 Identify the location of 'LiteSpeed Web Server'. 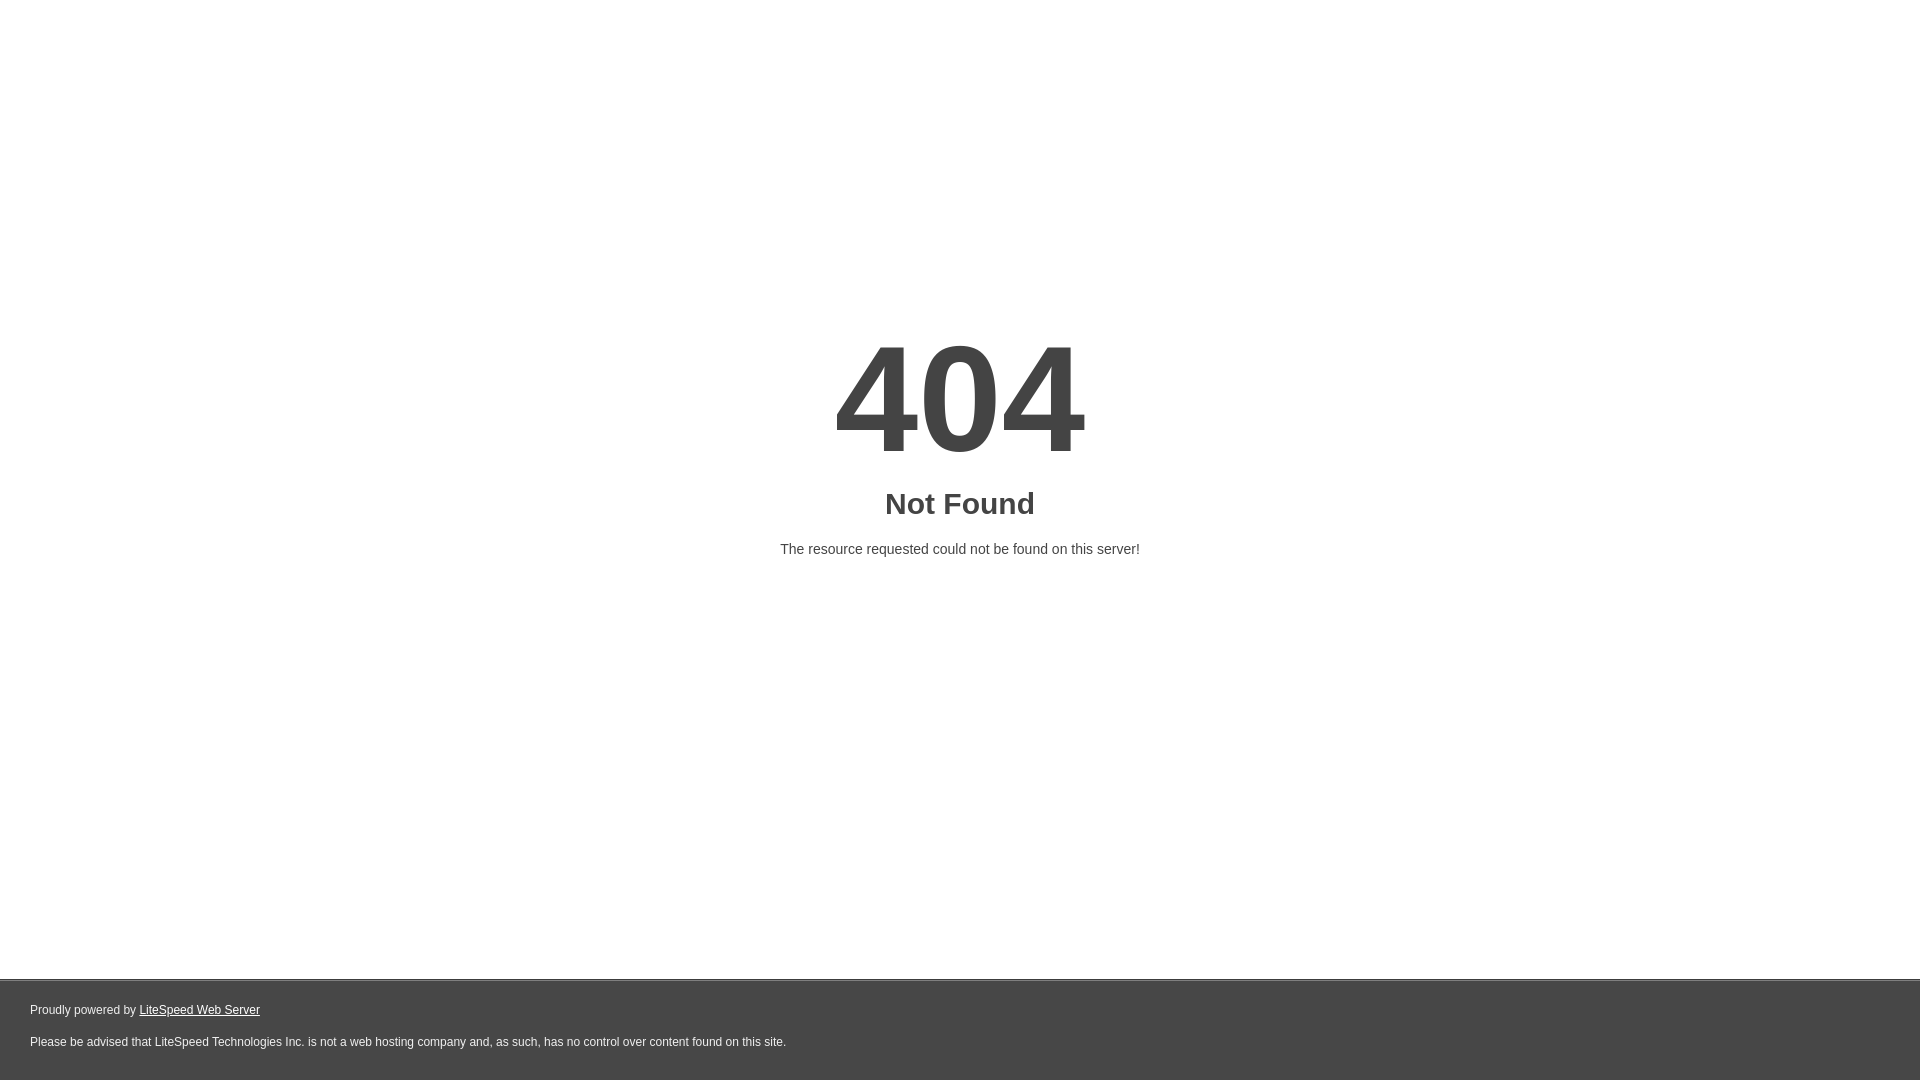
(199, 1010).